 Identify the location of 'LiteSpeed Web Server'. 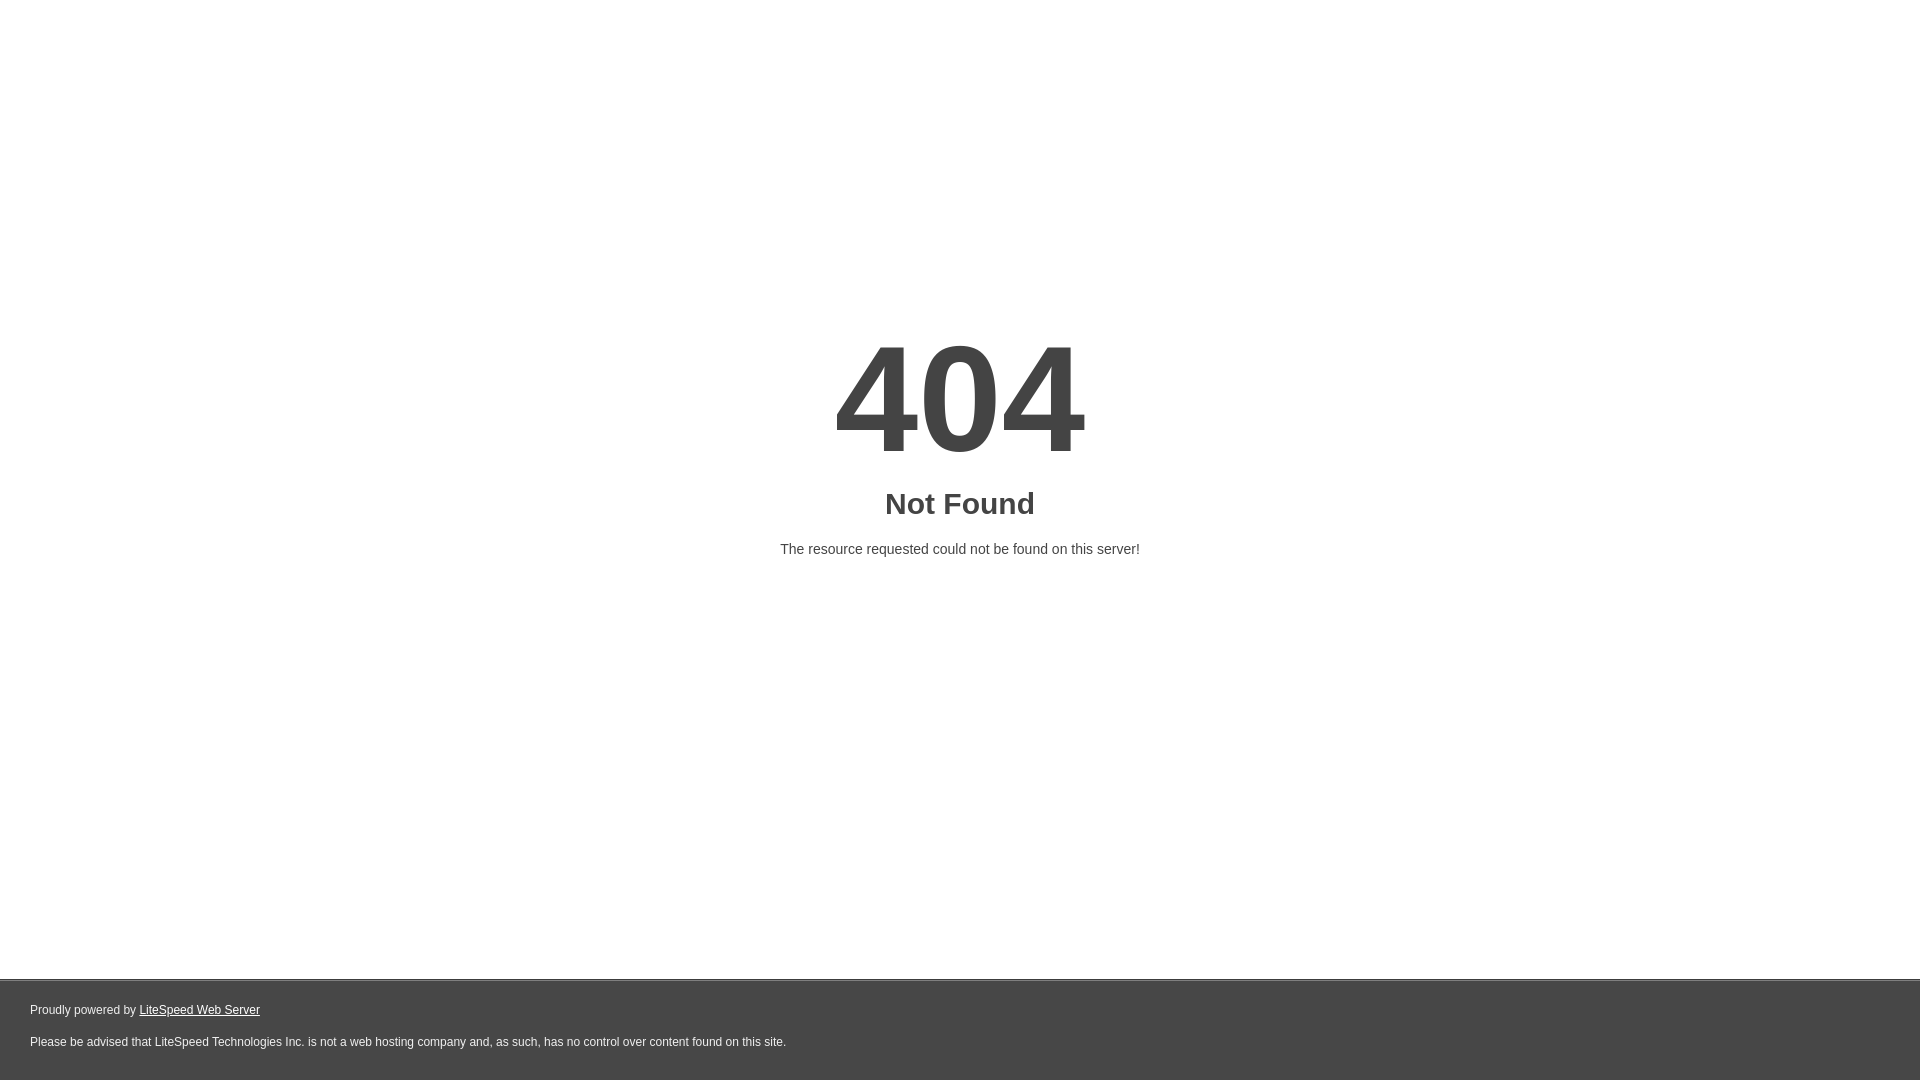
(199, 1010).